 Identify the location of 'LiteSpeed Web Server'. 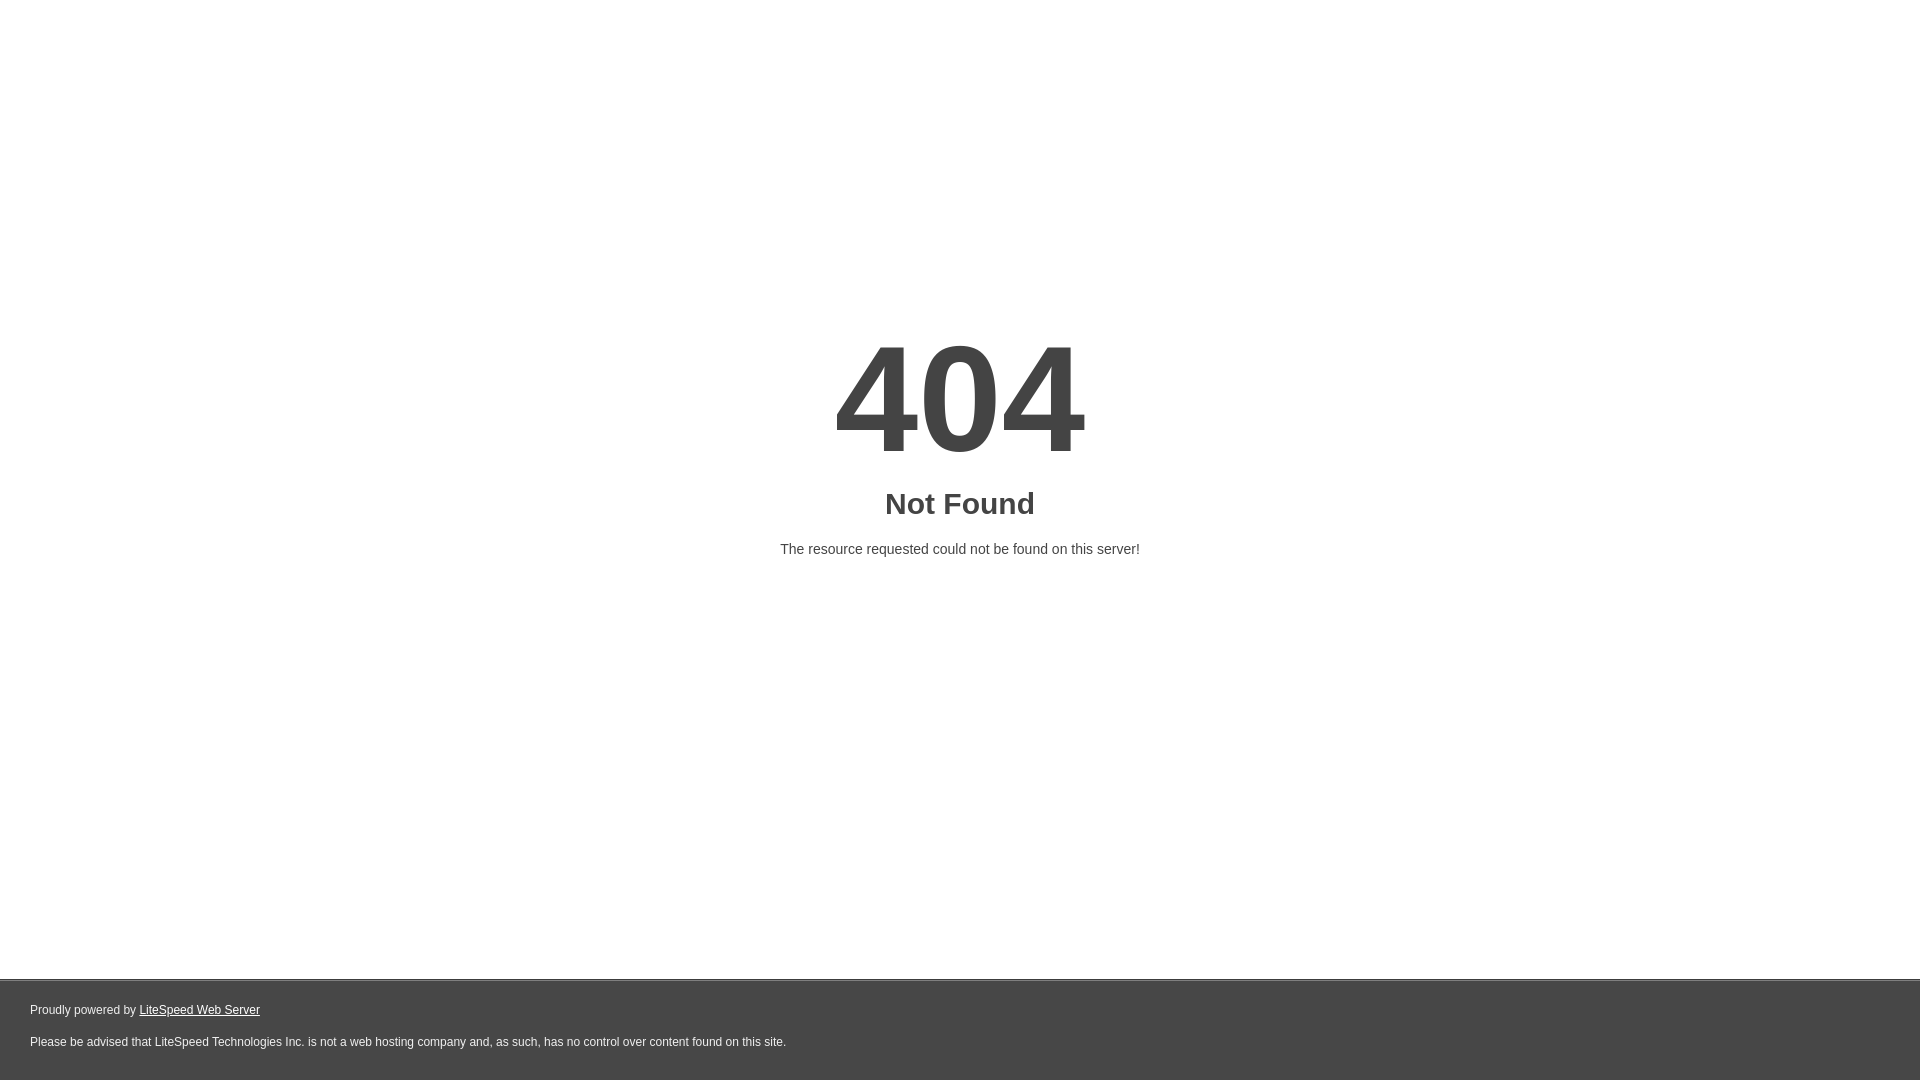
(199, 1010).